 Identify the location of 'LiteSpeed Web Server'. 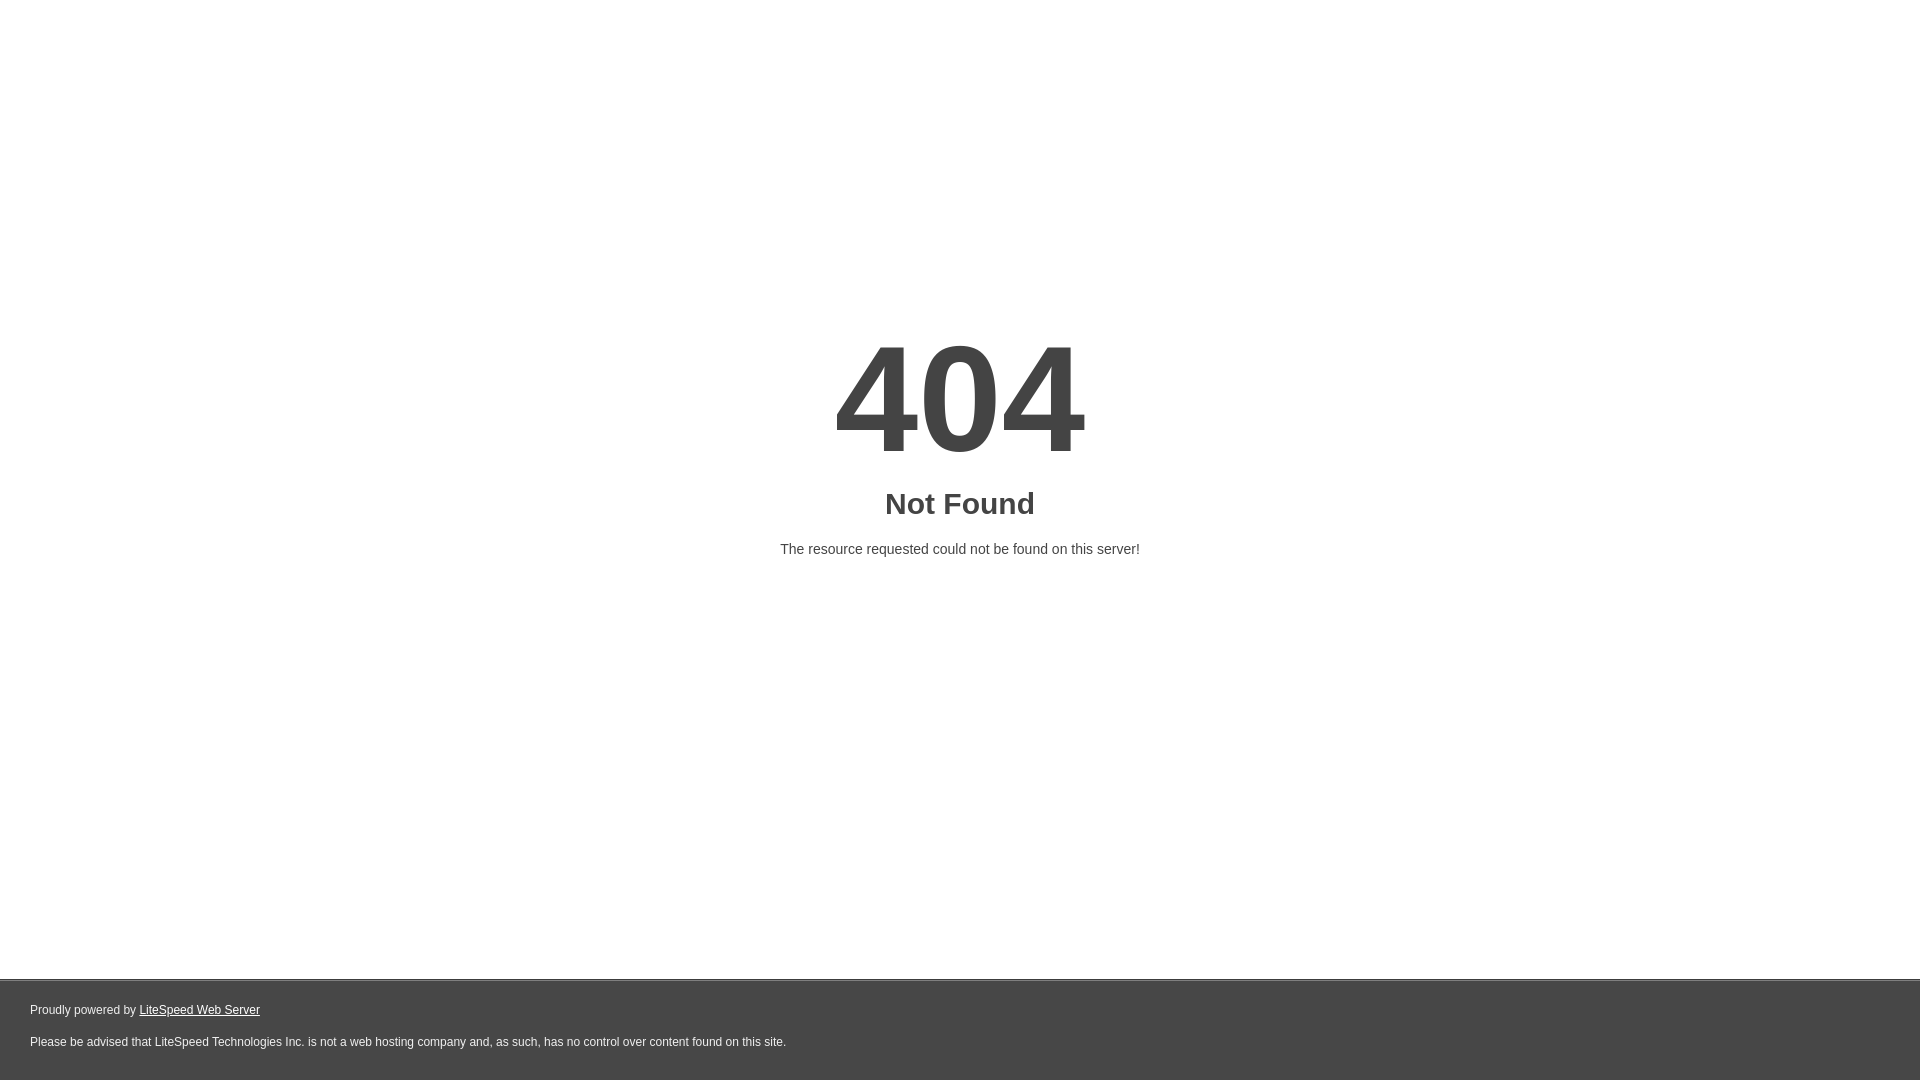
(199, 1010).